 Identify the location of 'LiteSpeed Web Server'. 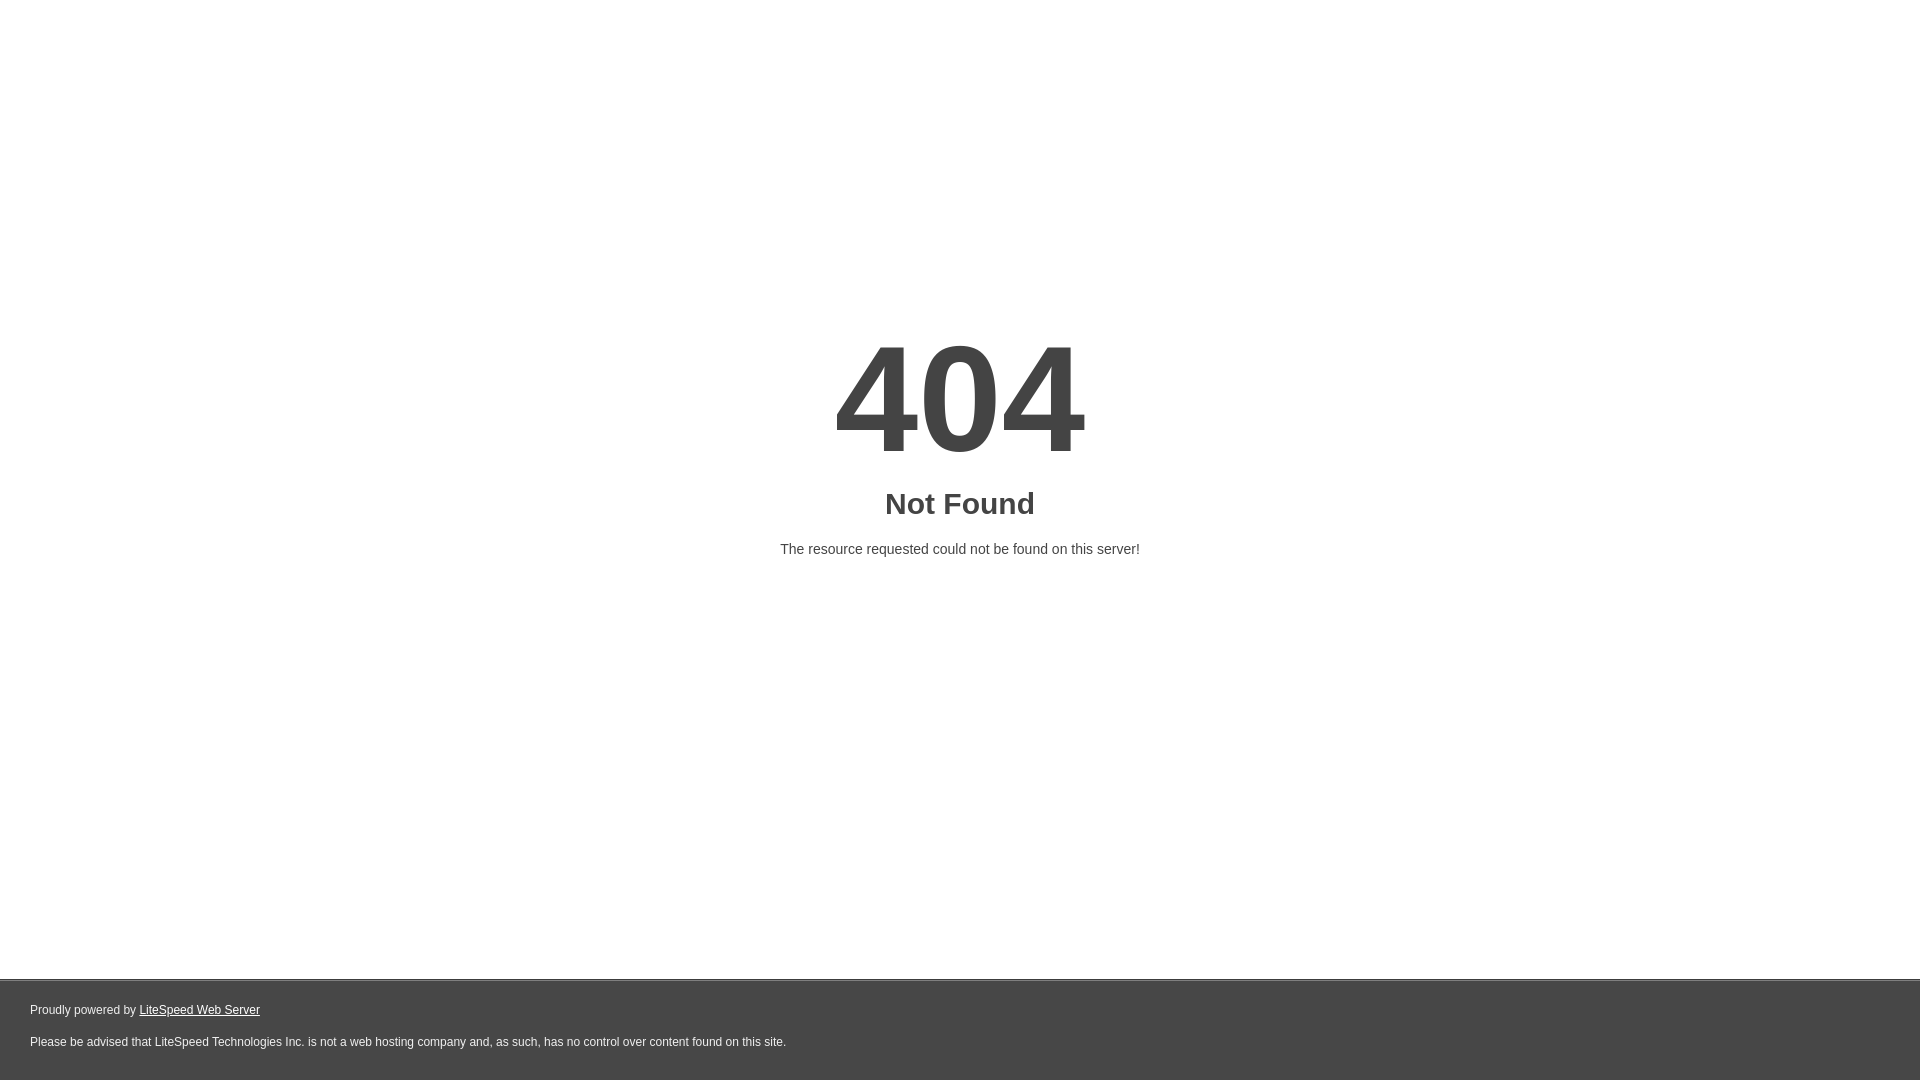
(199, 1010).